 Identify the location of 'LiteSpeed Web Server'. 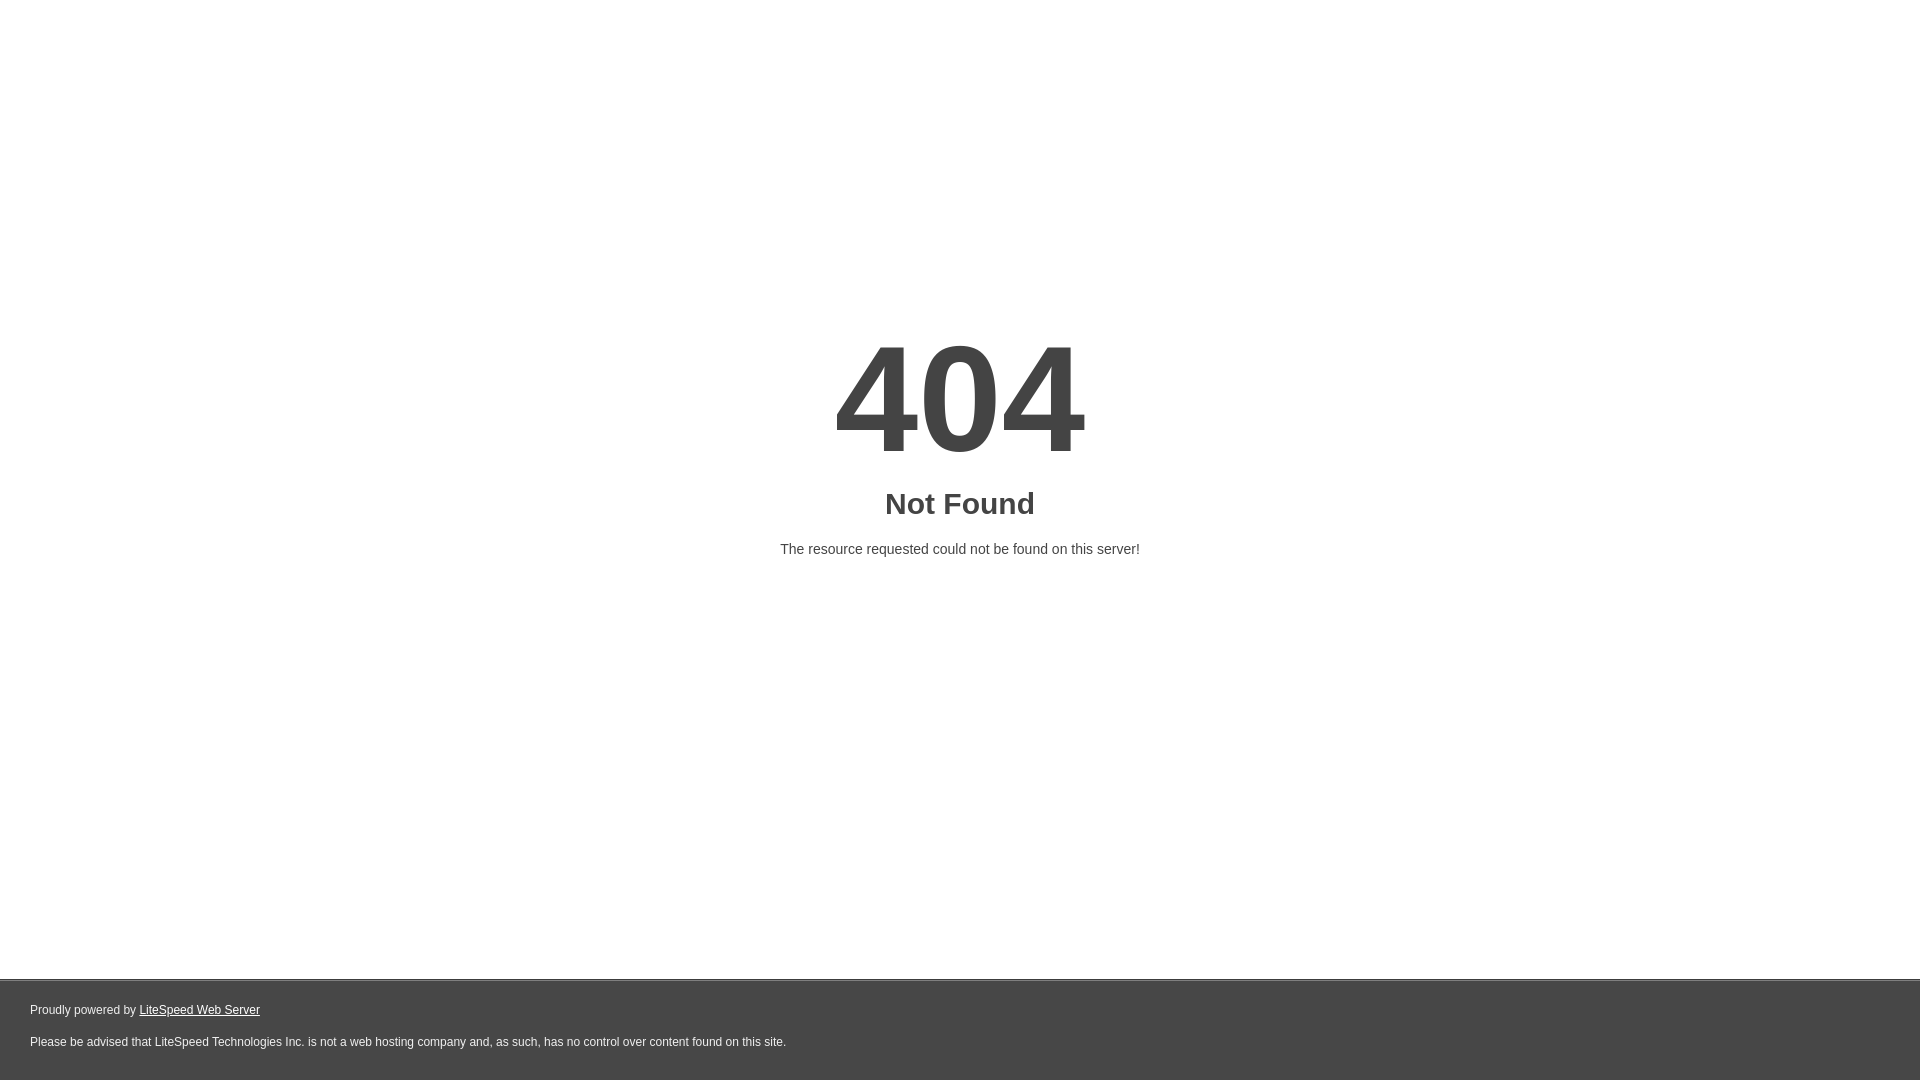
(199, 1010).